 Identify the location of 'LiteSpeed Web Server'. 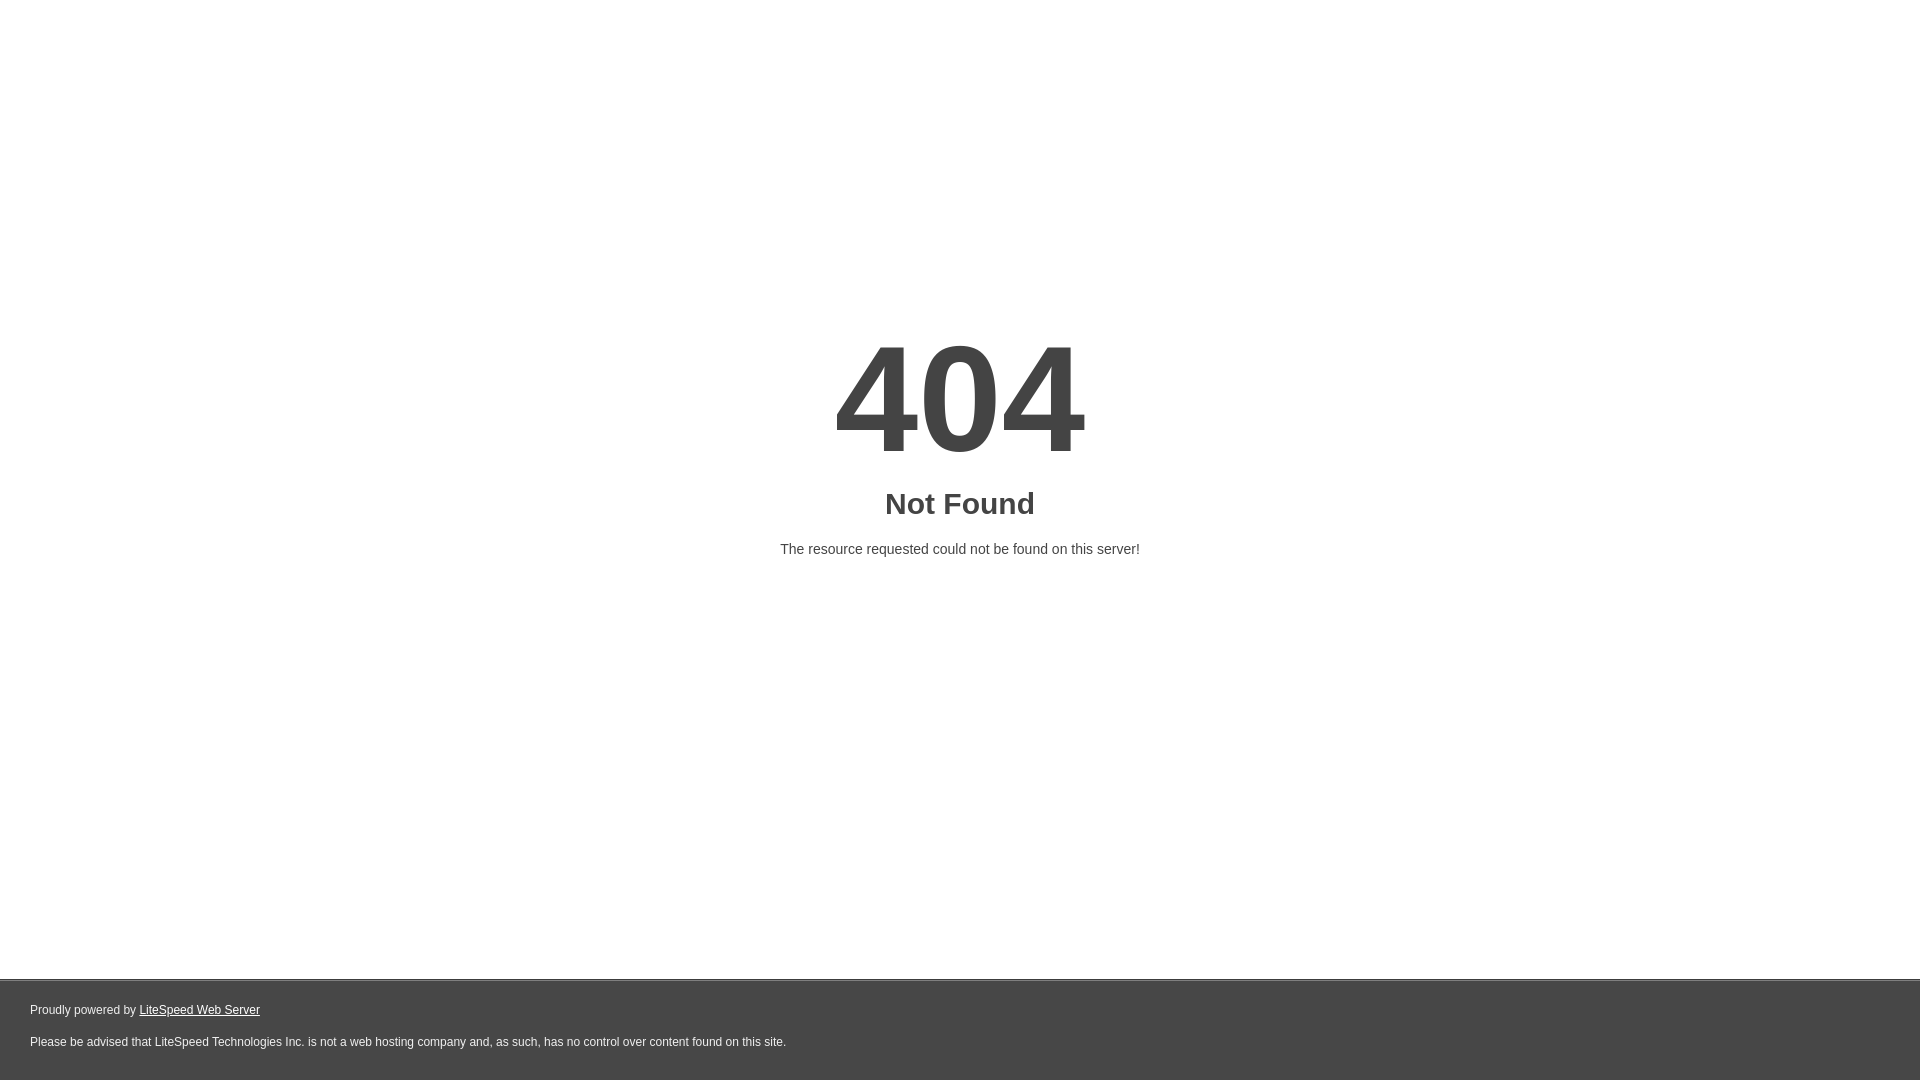
(199, 1010).